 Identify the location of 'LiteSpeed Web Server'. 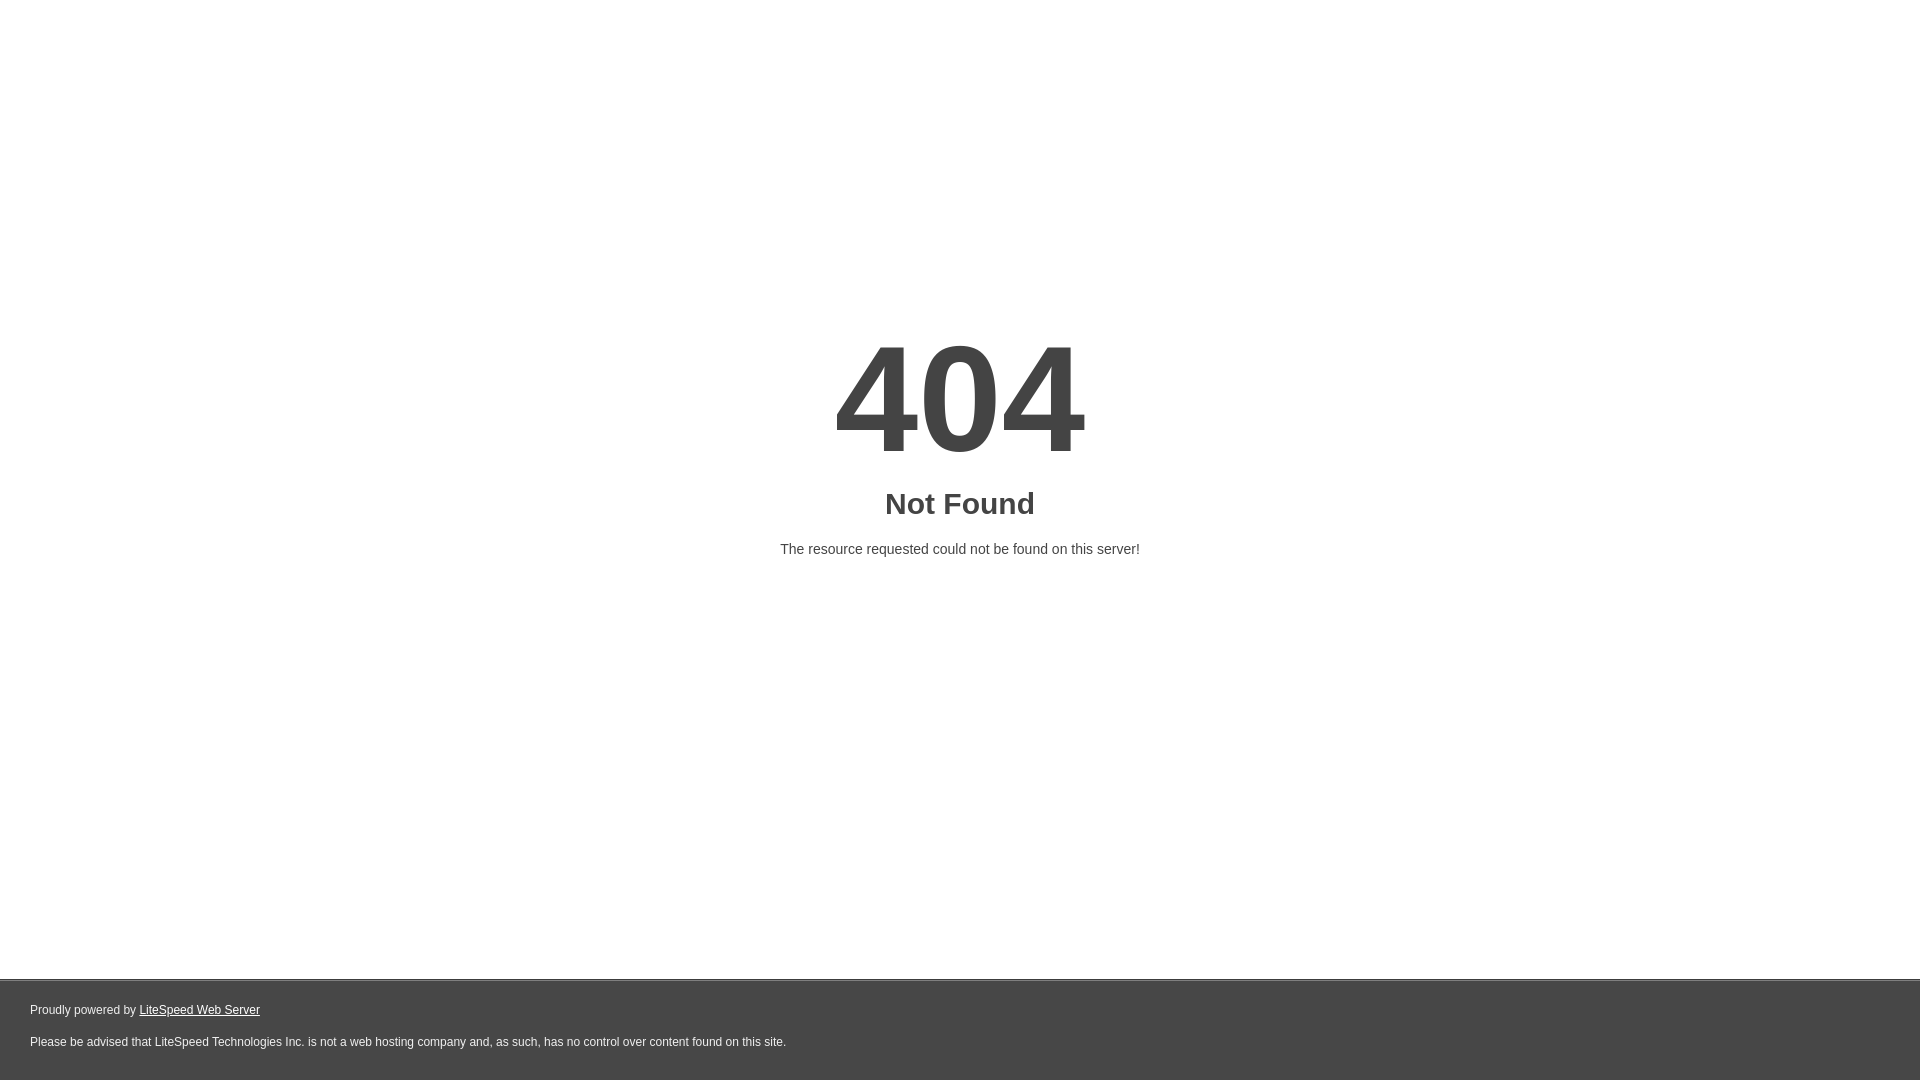
(199, 1010).